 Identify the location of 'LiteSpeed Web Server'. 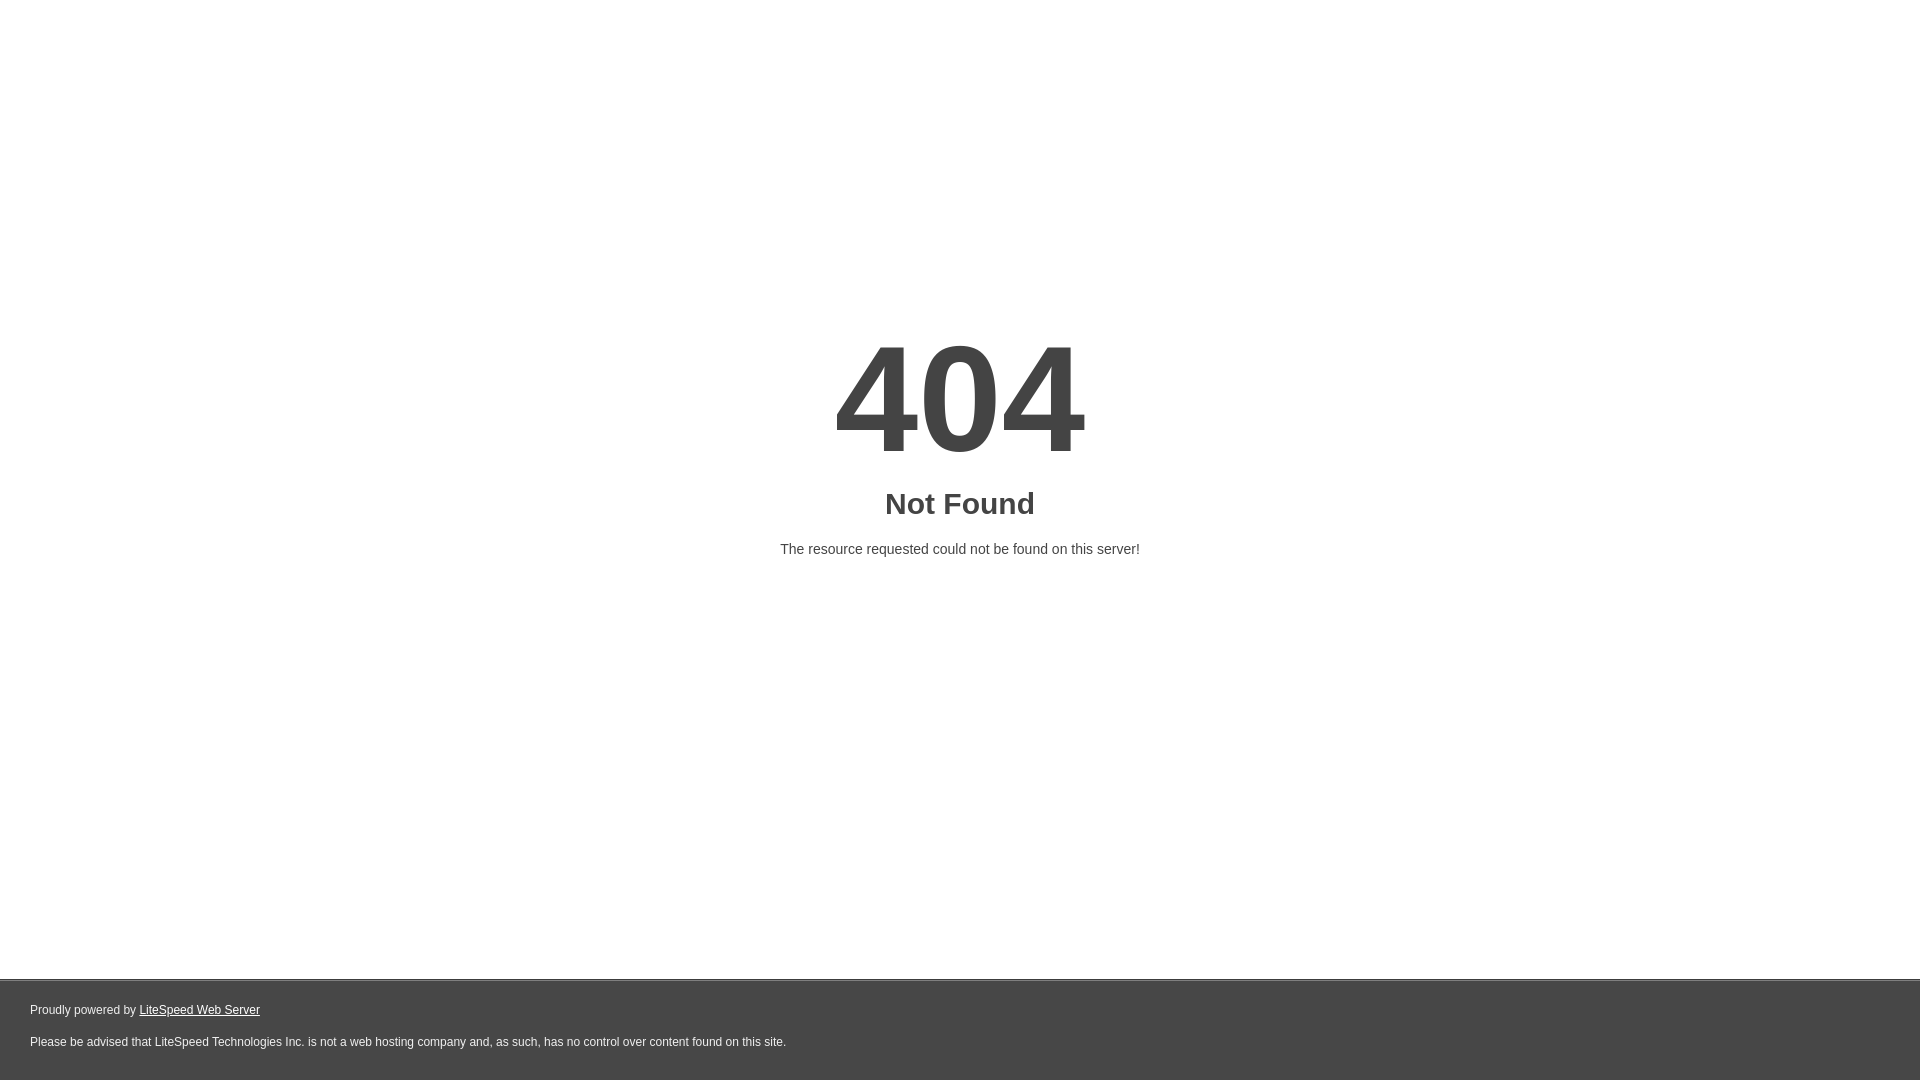
(199, 1010).